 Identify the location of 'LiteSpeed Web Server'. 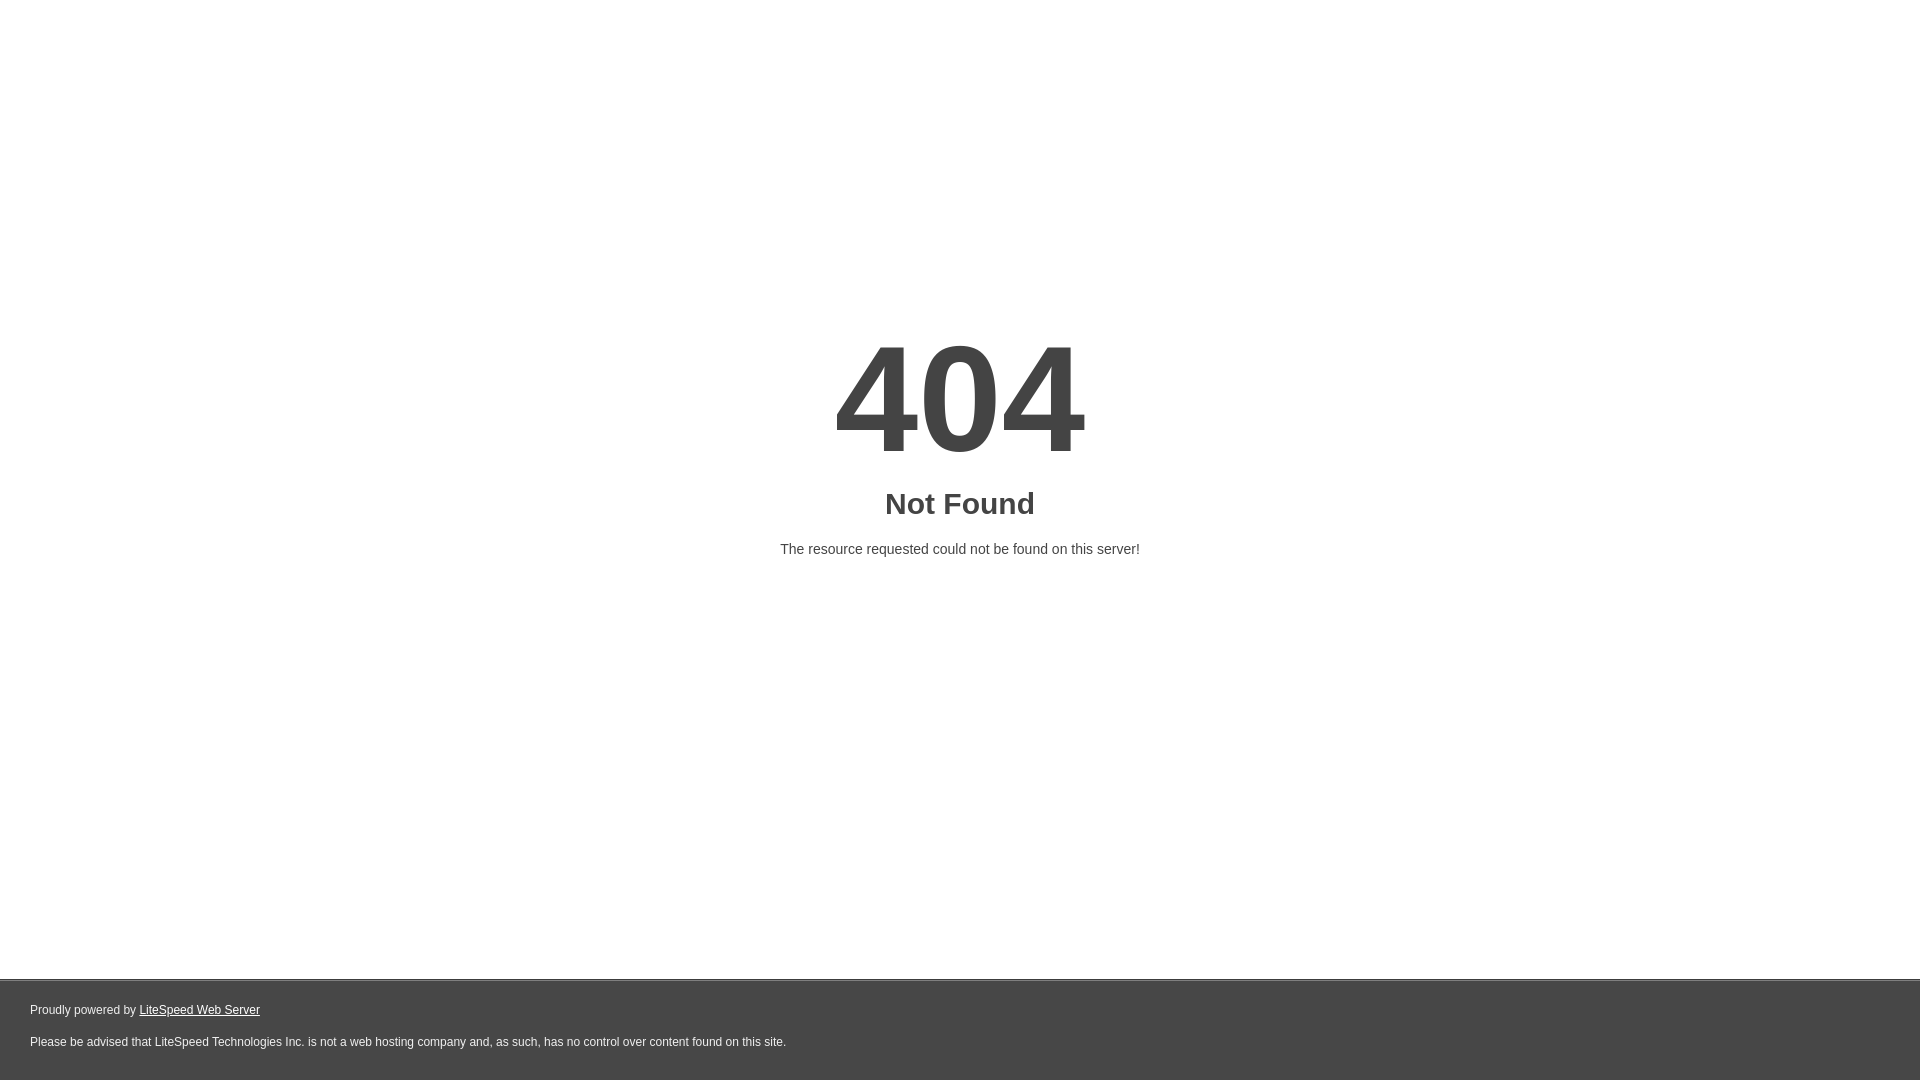
(199, 1010).